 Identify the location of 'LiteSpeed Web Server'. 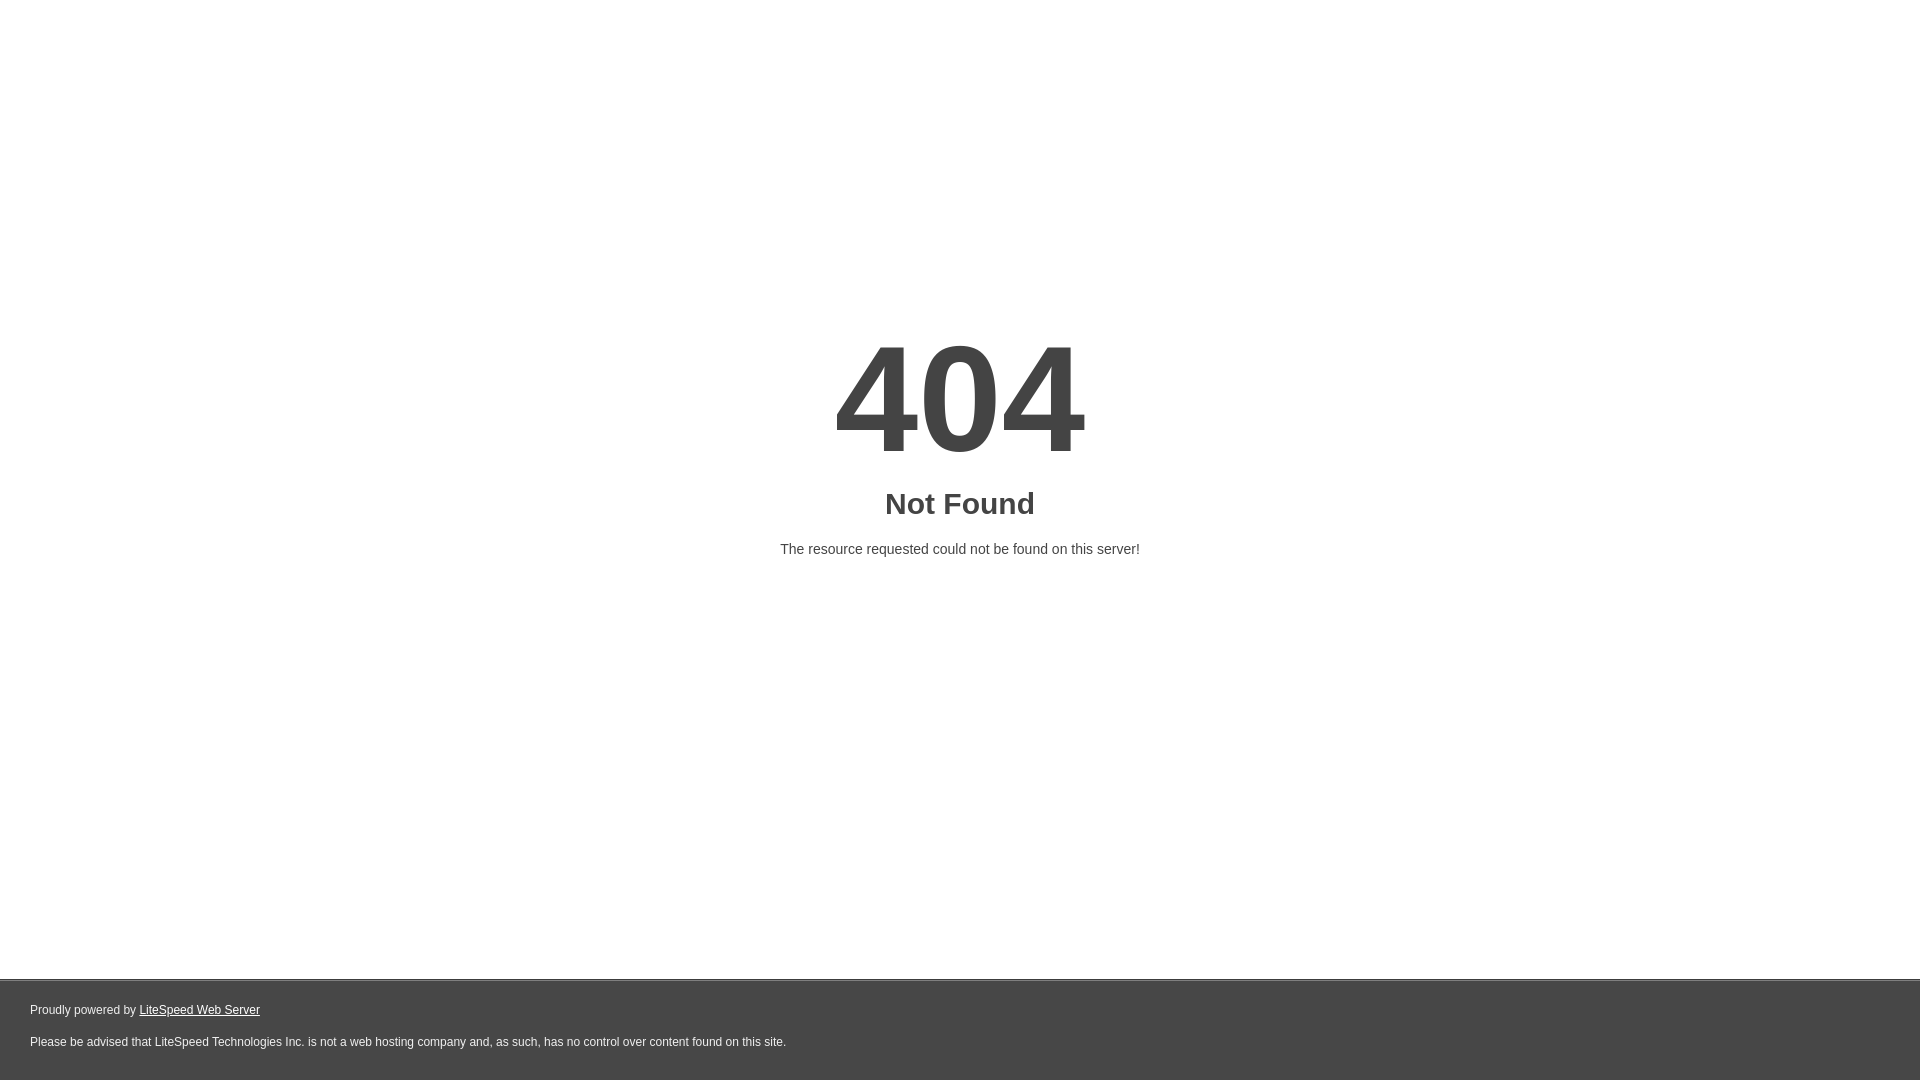
(199, 1010).